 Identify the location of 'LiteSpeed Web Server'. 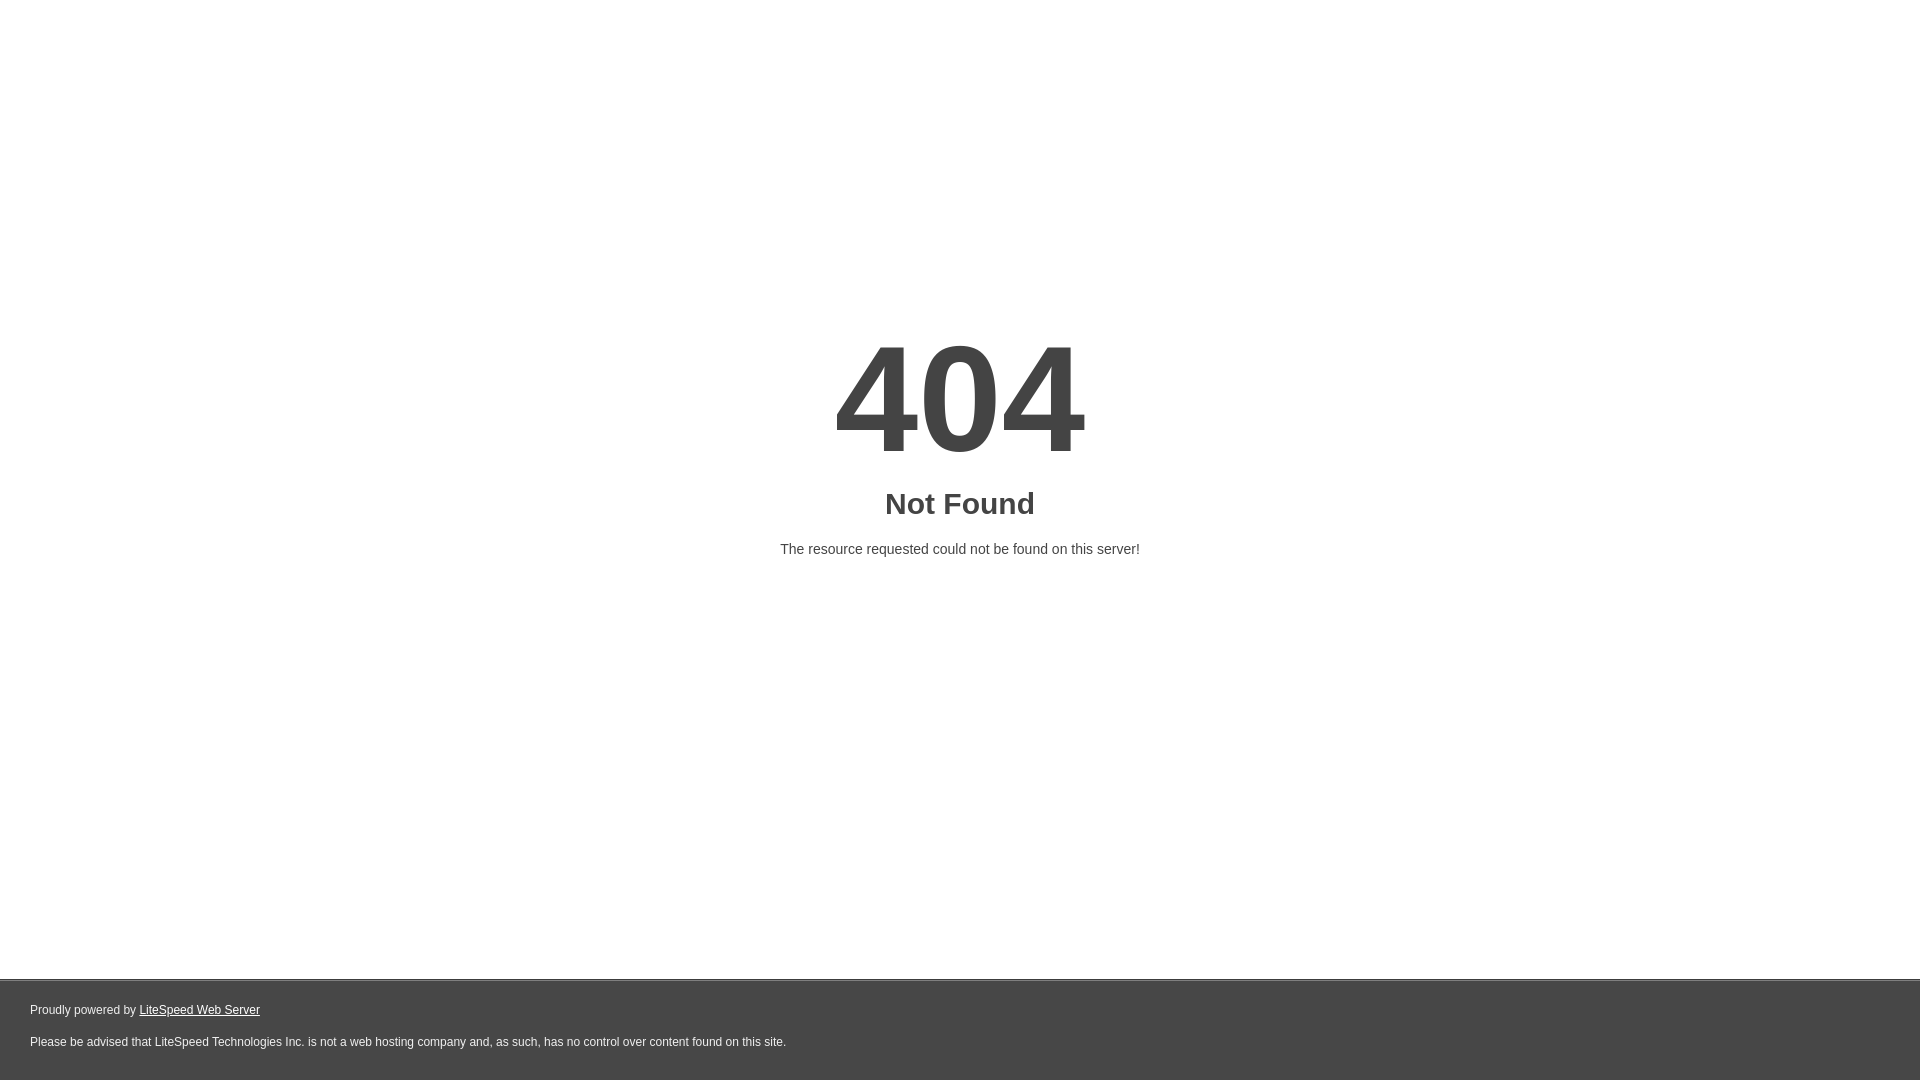
(199, 1010).